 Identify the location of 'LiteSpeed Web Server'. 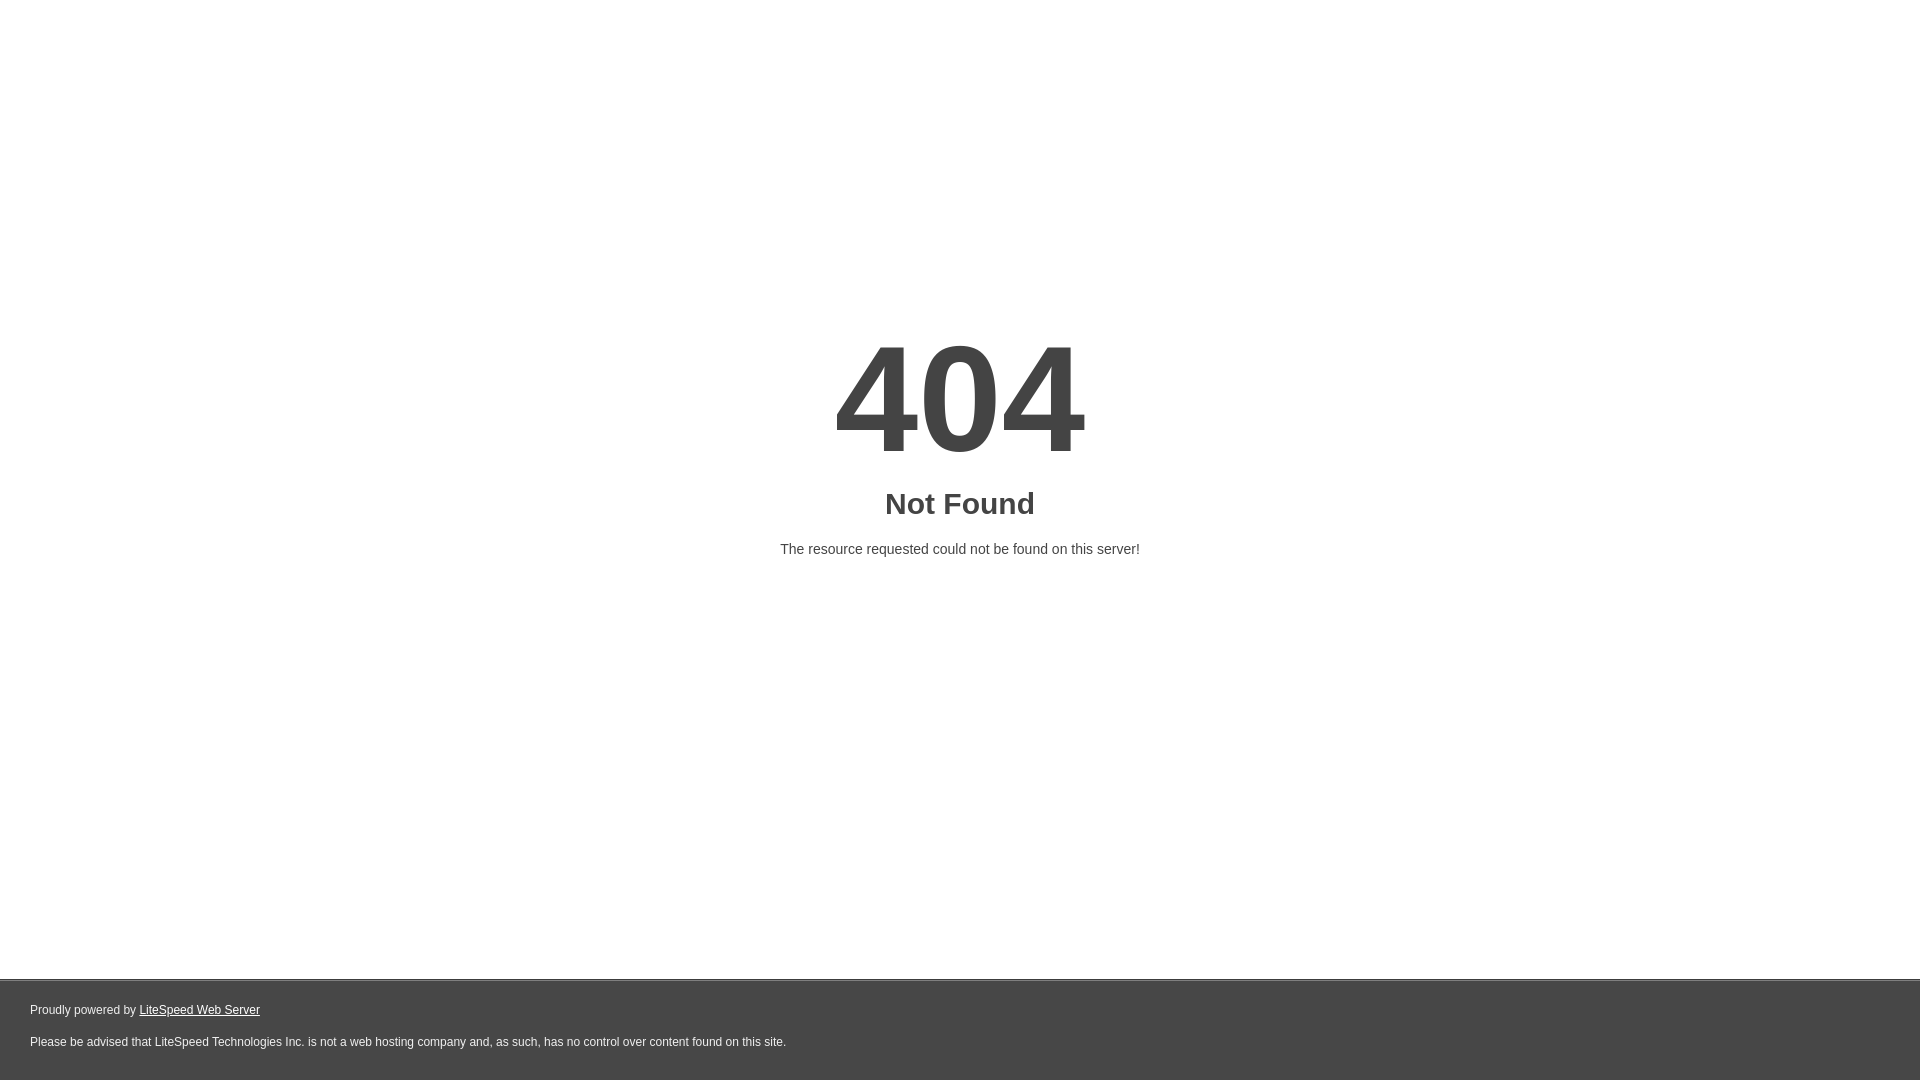
(199, 1010).